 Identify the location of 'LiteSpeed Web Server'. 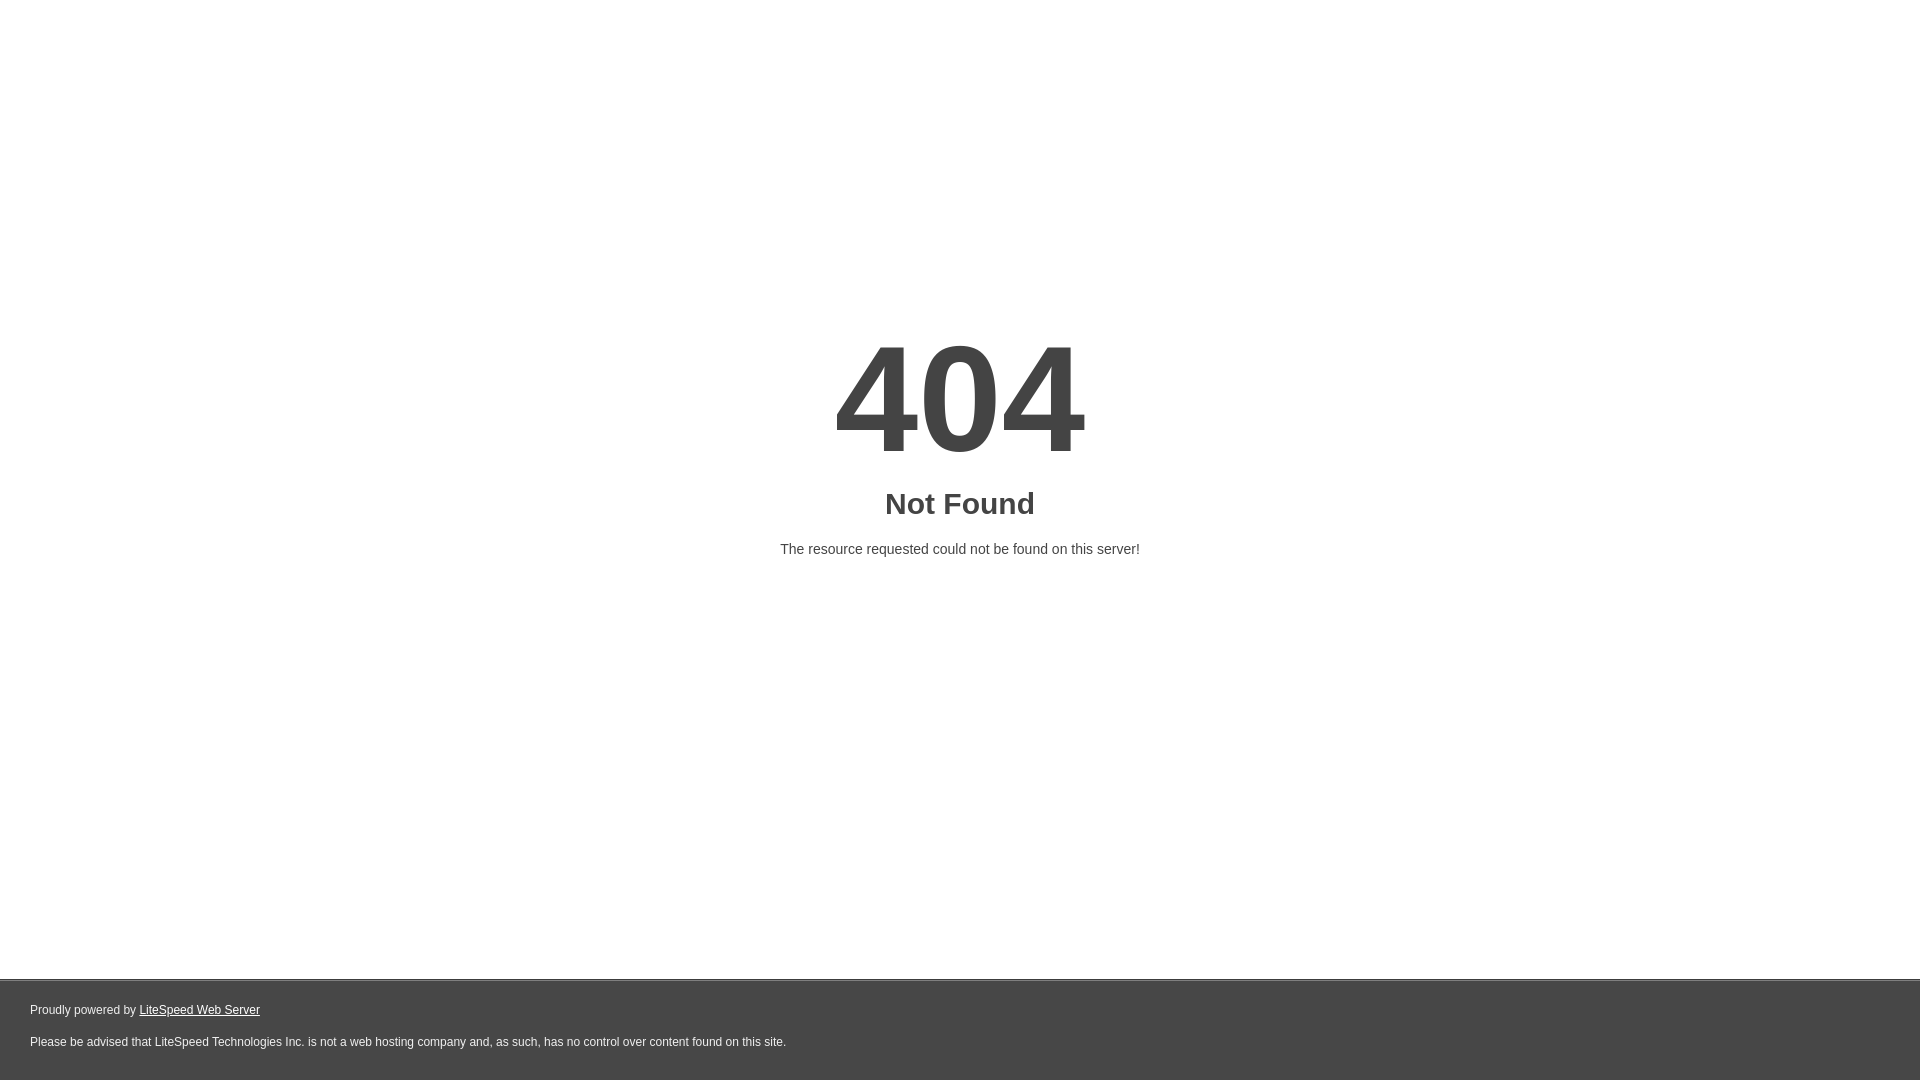
(199, 1010).